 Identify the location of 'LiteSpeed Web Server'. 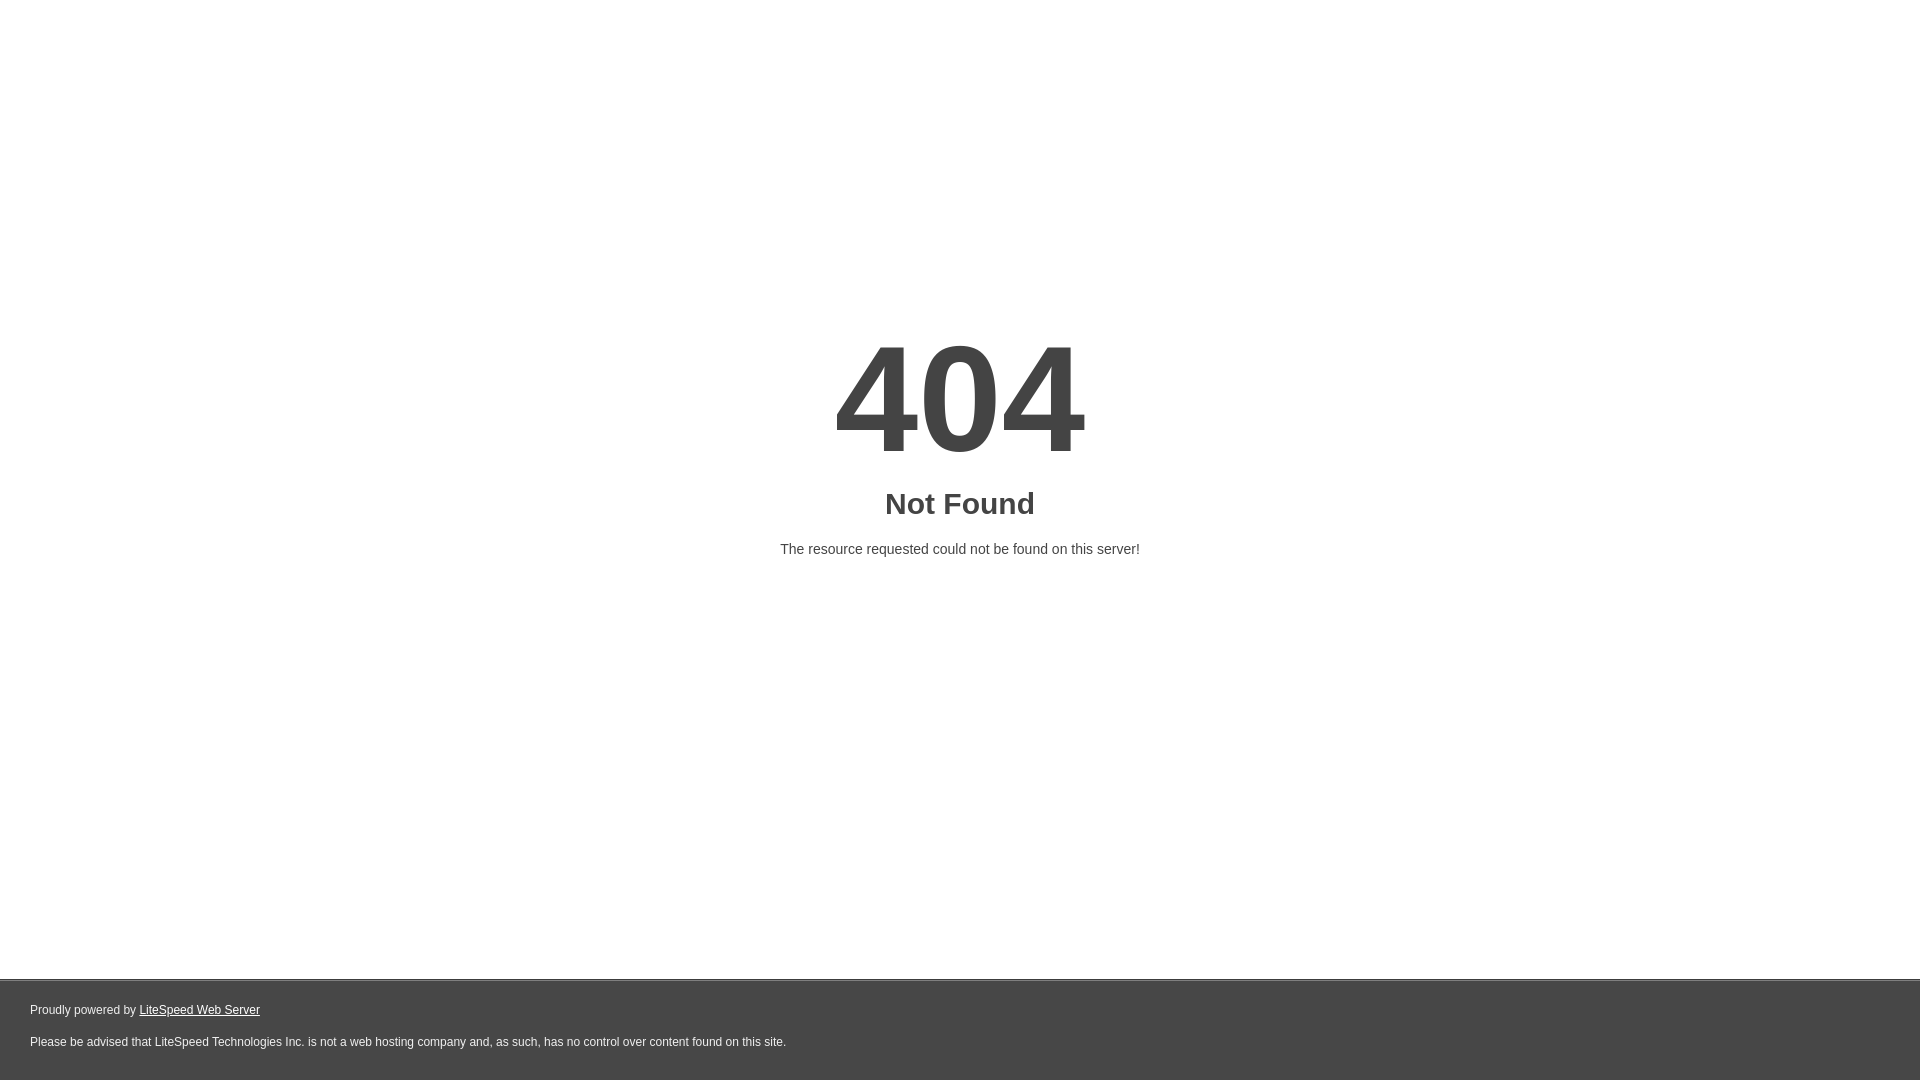
(199, 1010).